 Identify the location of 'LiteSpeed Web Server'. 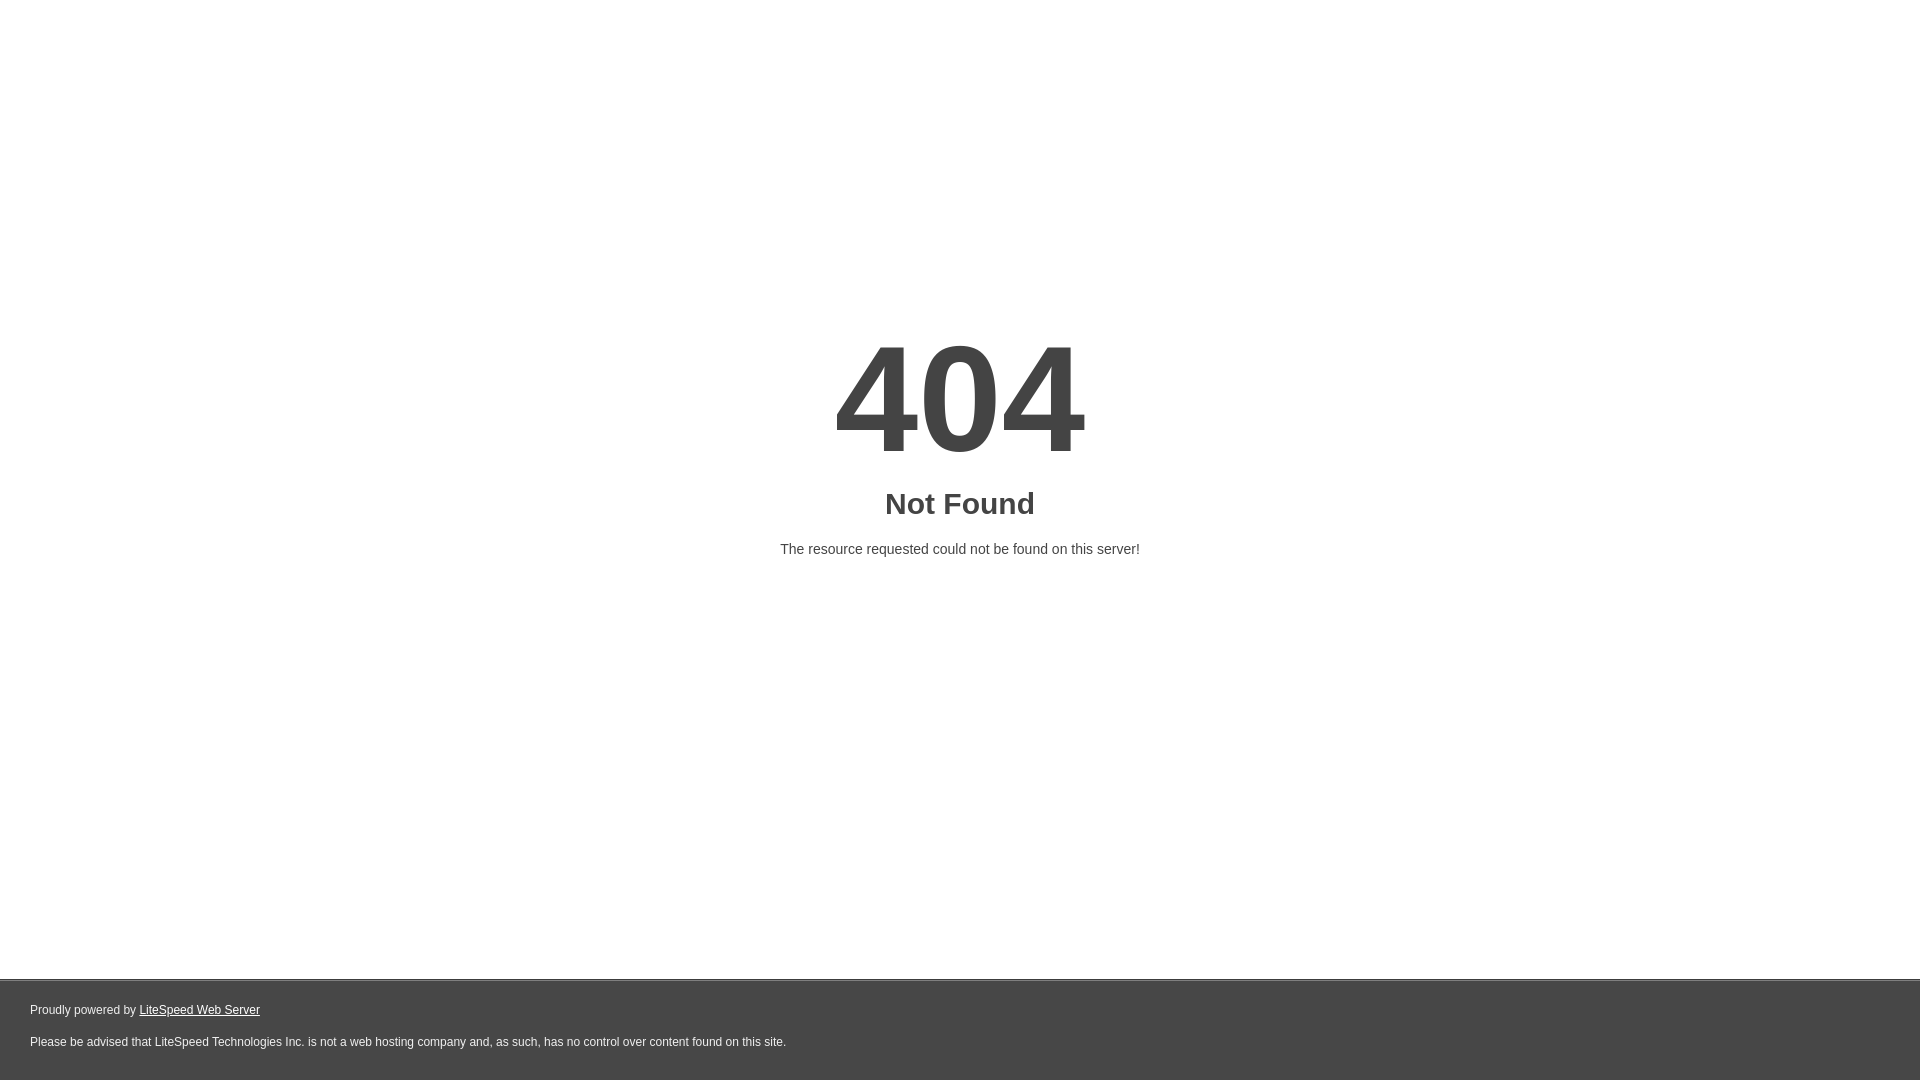
(199, 1010).